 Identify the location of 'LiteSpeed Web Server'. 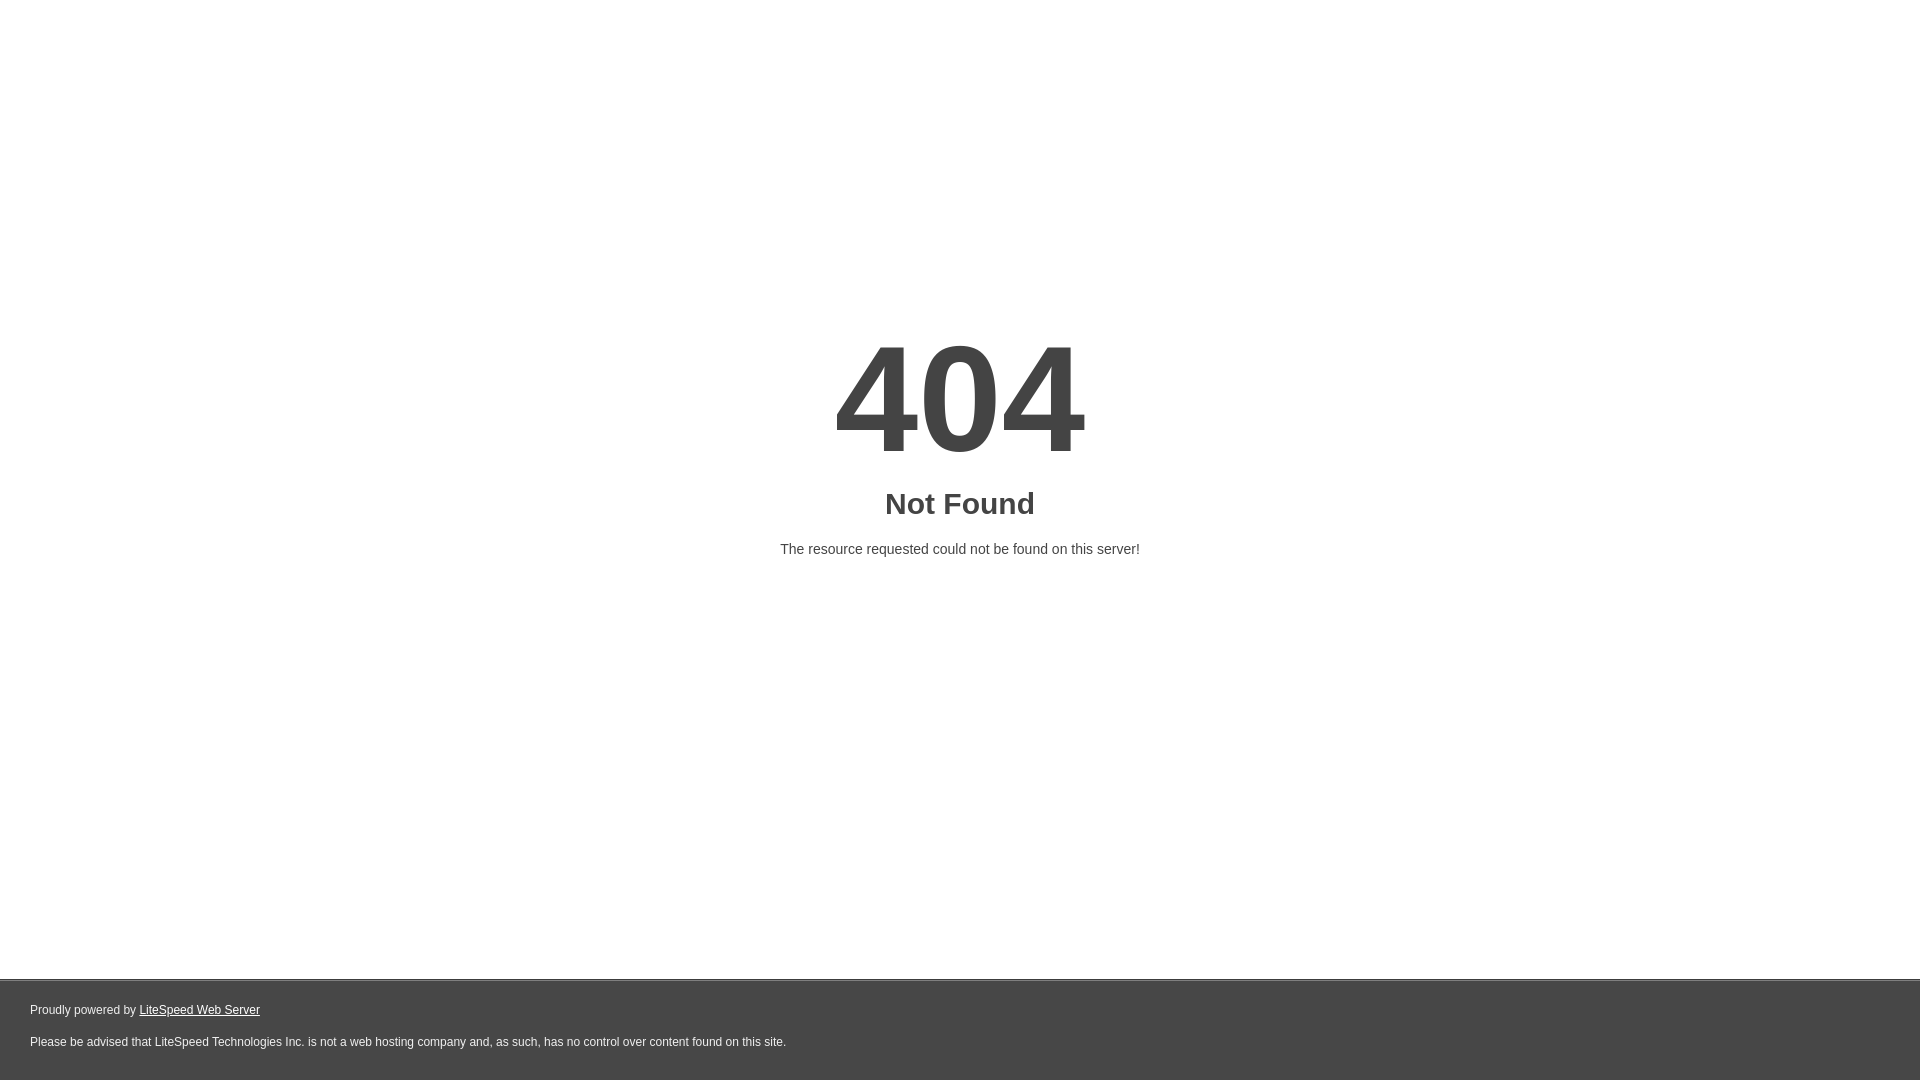
(199, 1010).